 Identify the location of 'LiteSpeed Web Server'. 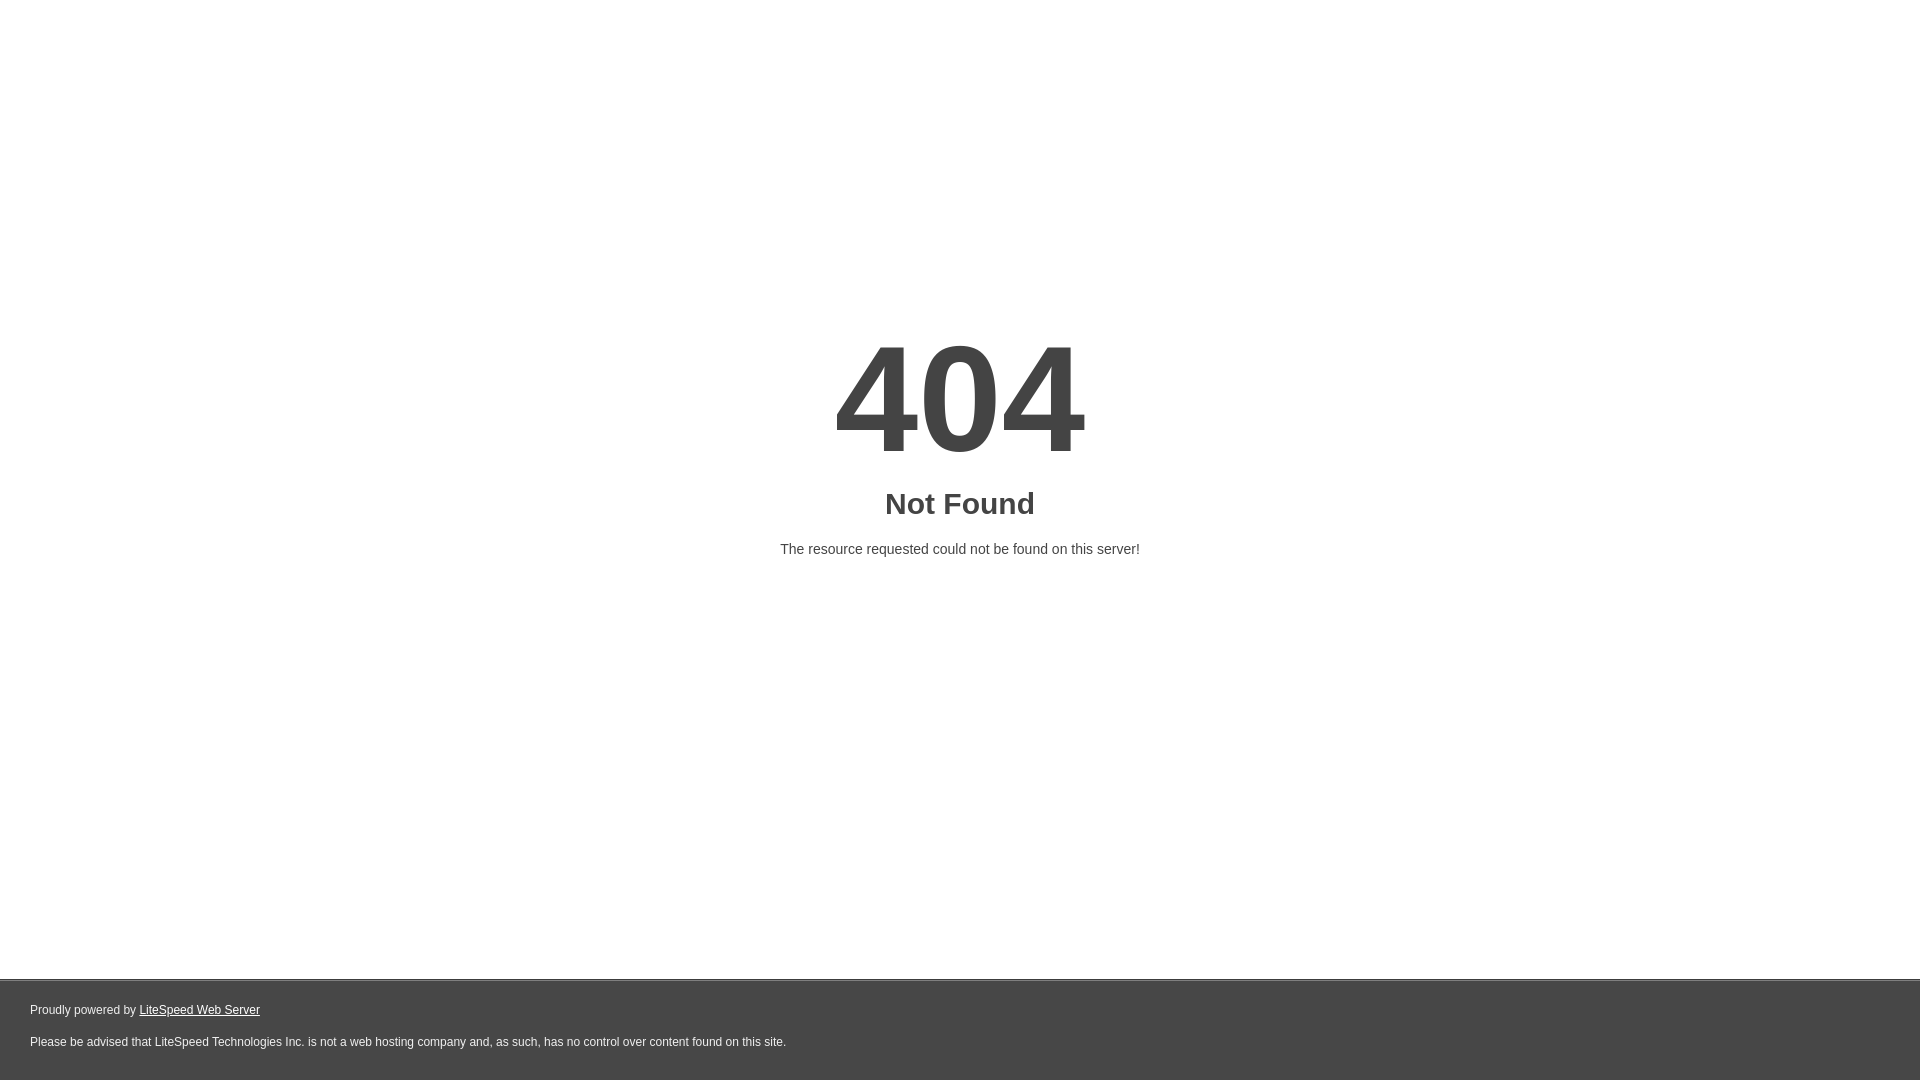
(199, 1010).